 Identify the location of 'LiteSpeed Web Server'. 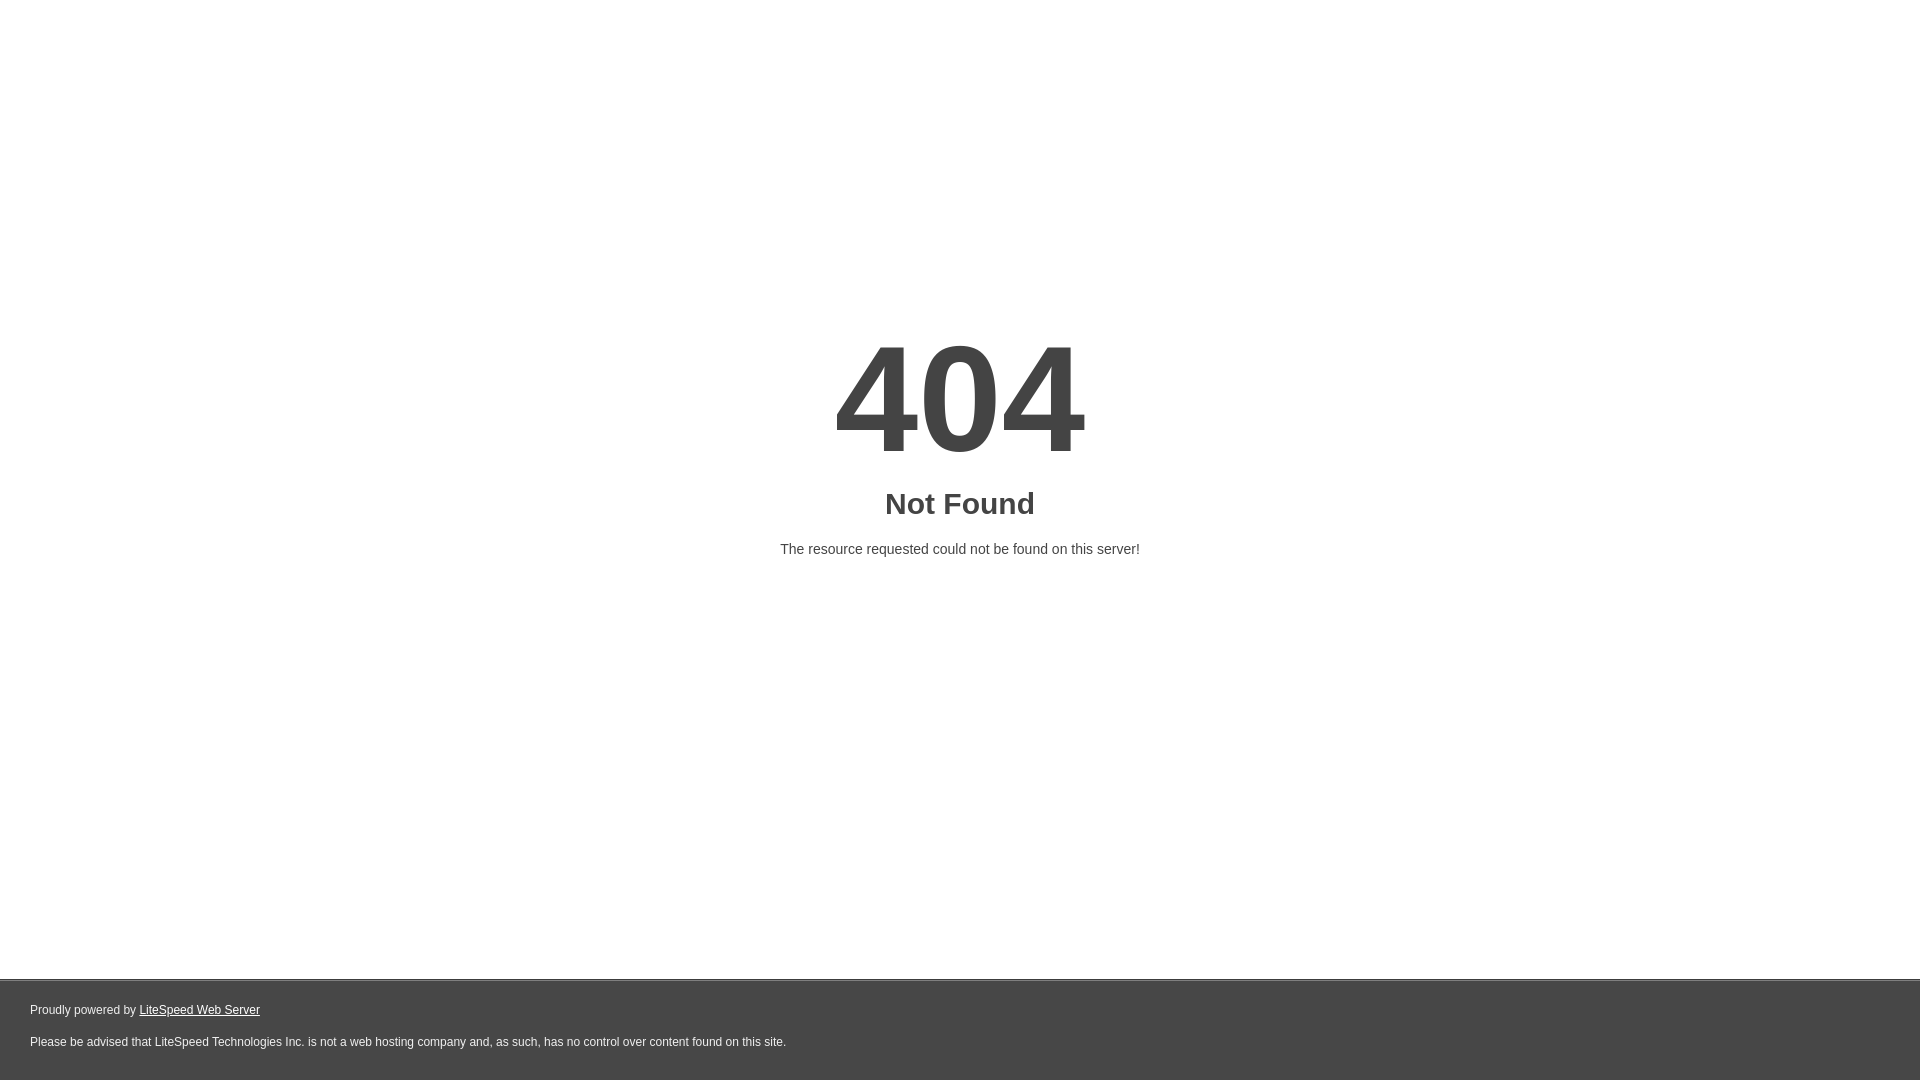
(199, 1010).